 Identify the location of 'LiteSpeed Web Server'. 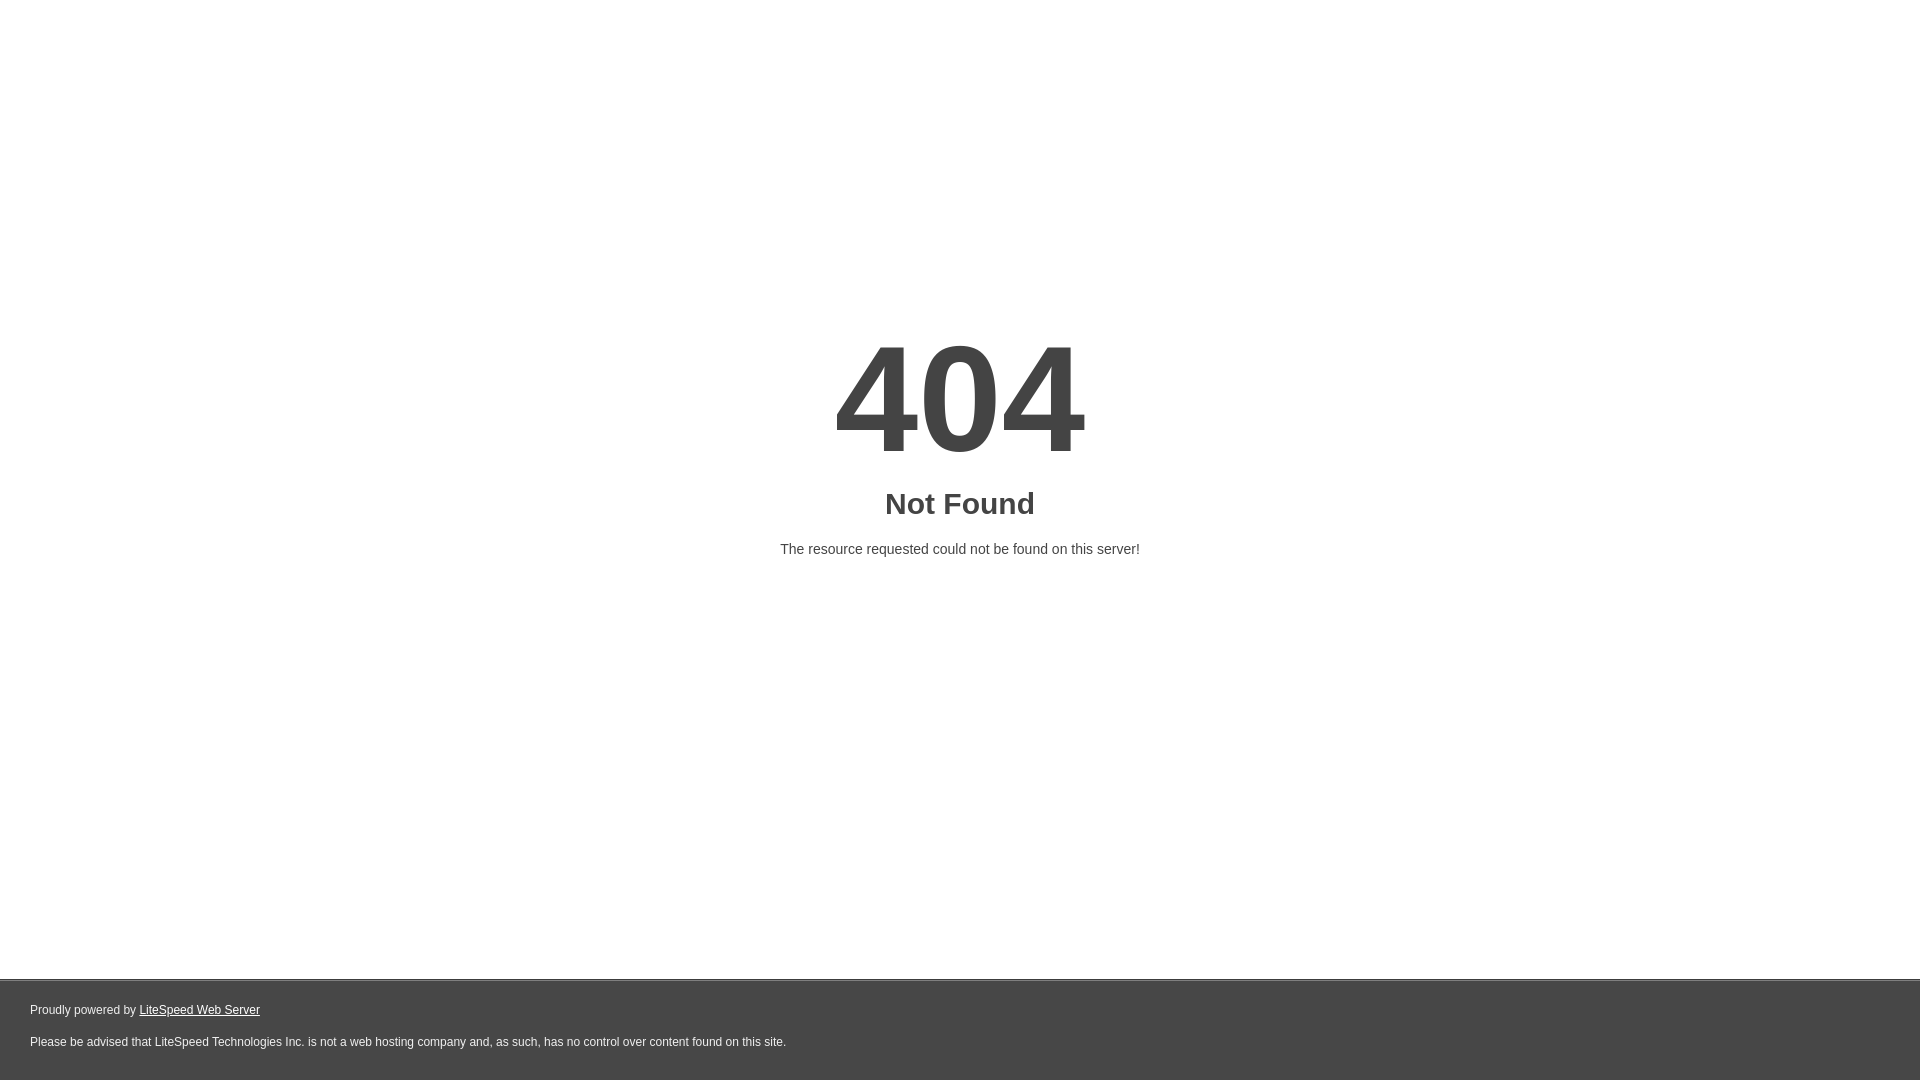
(199, 1010).